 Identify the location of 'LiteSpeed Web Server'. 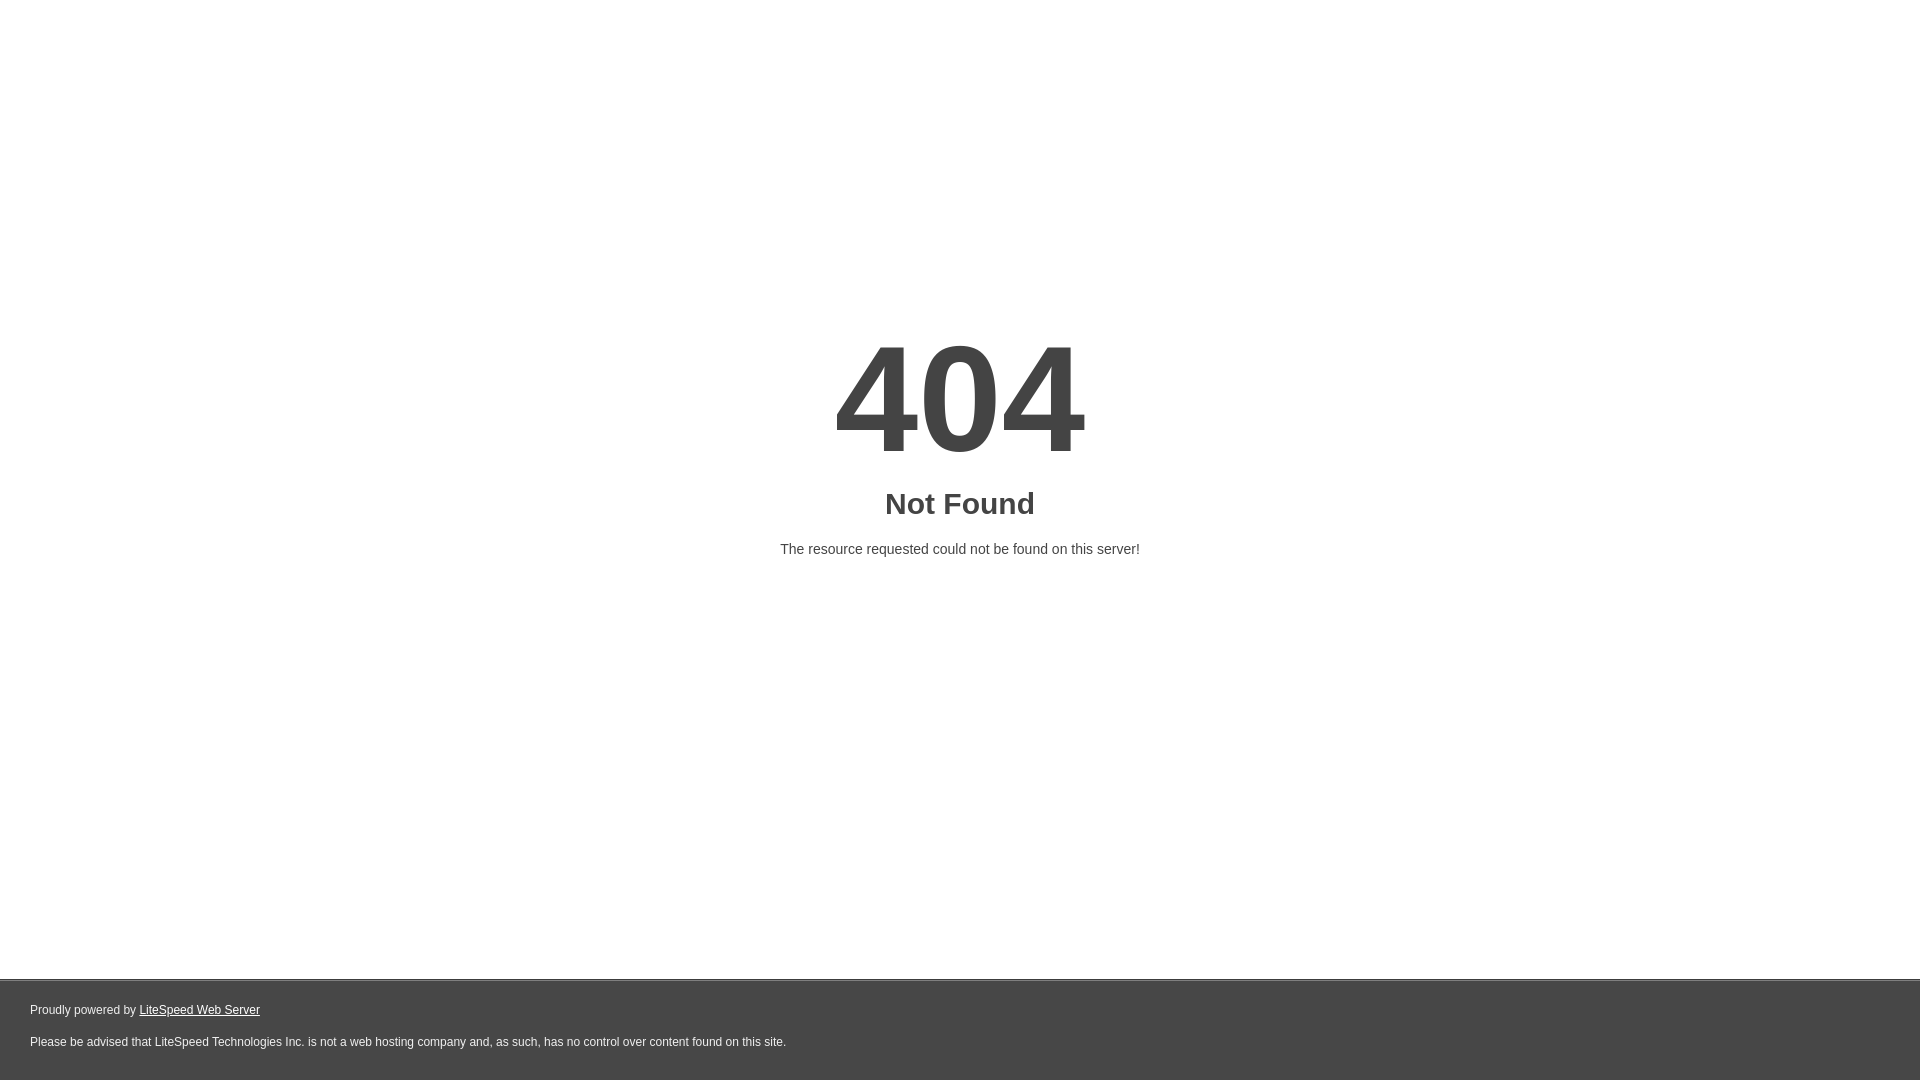
(199, 1010).